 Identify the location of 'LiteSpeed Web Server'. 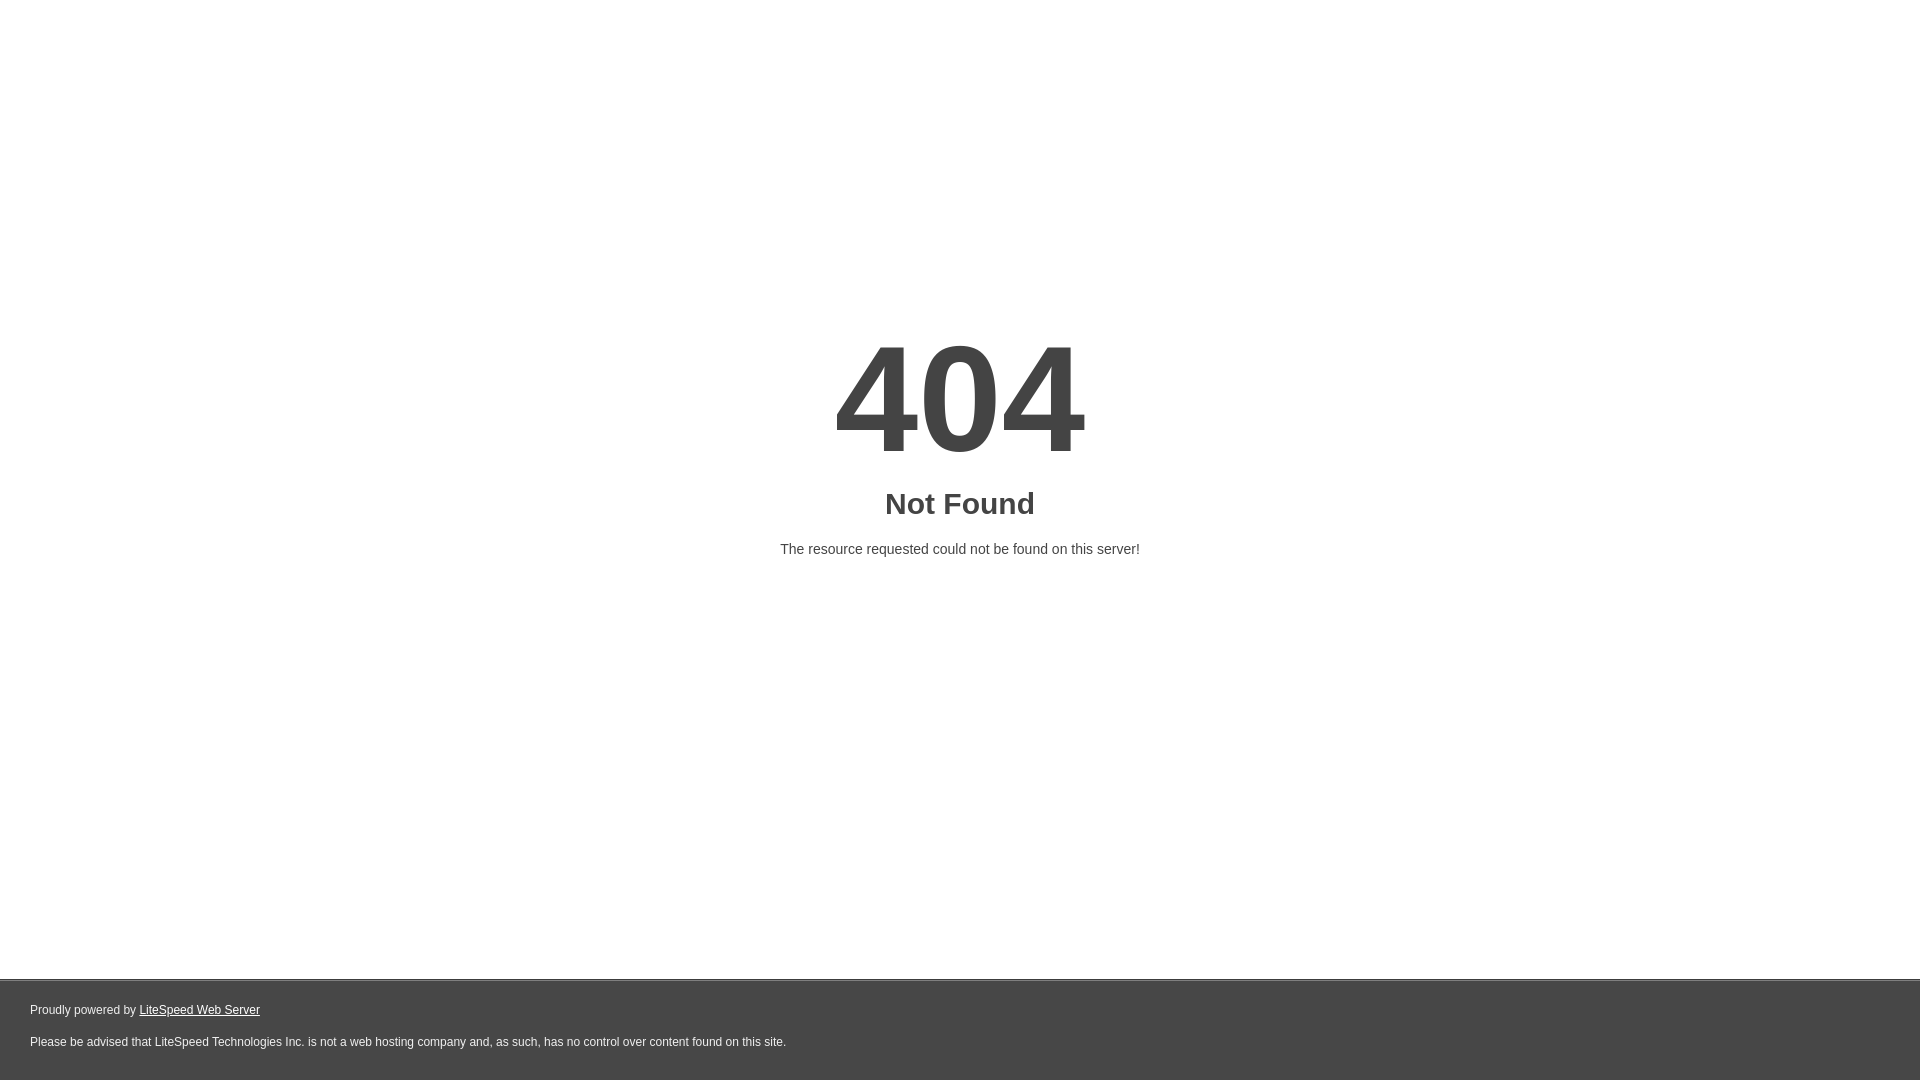
(199, 1010).